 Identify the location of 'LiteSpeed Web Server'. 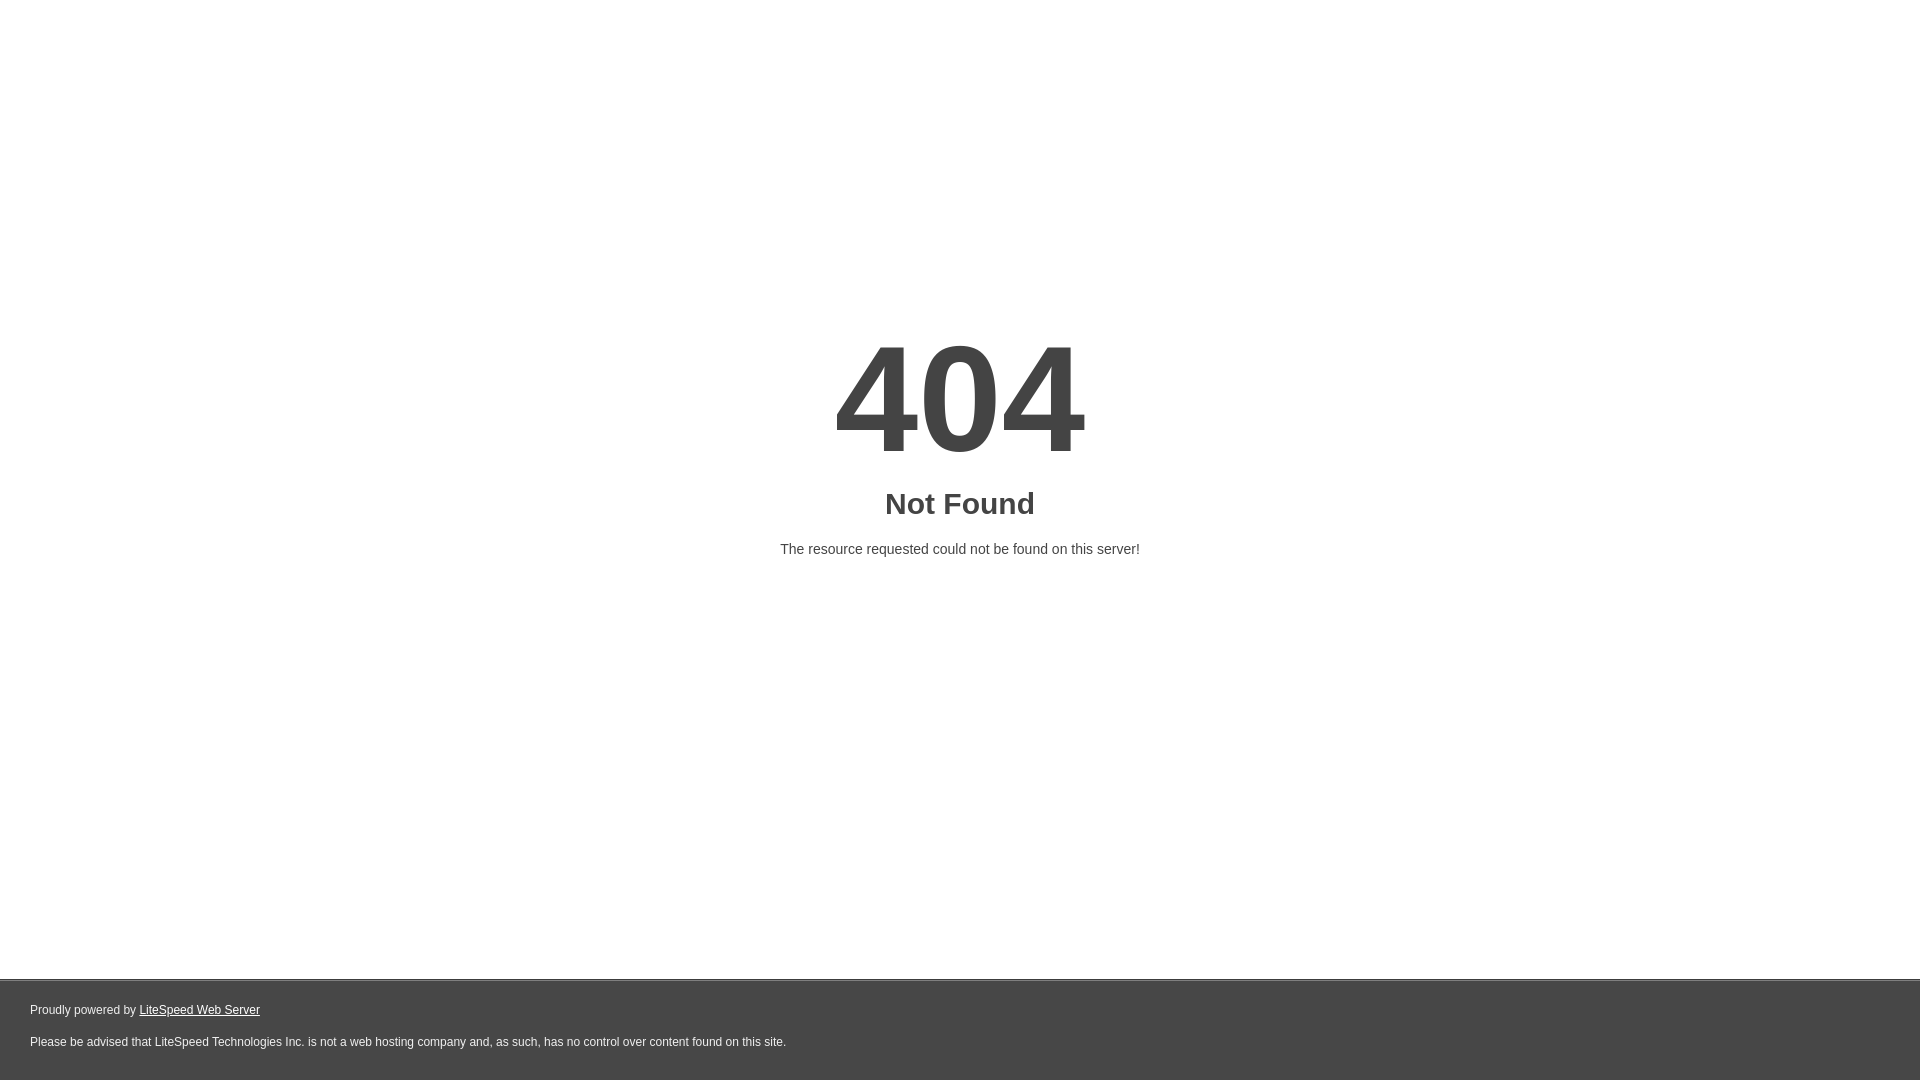
(199, 1010).